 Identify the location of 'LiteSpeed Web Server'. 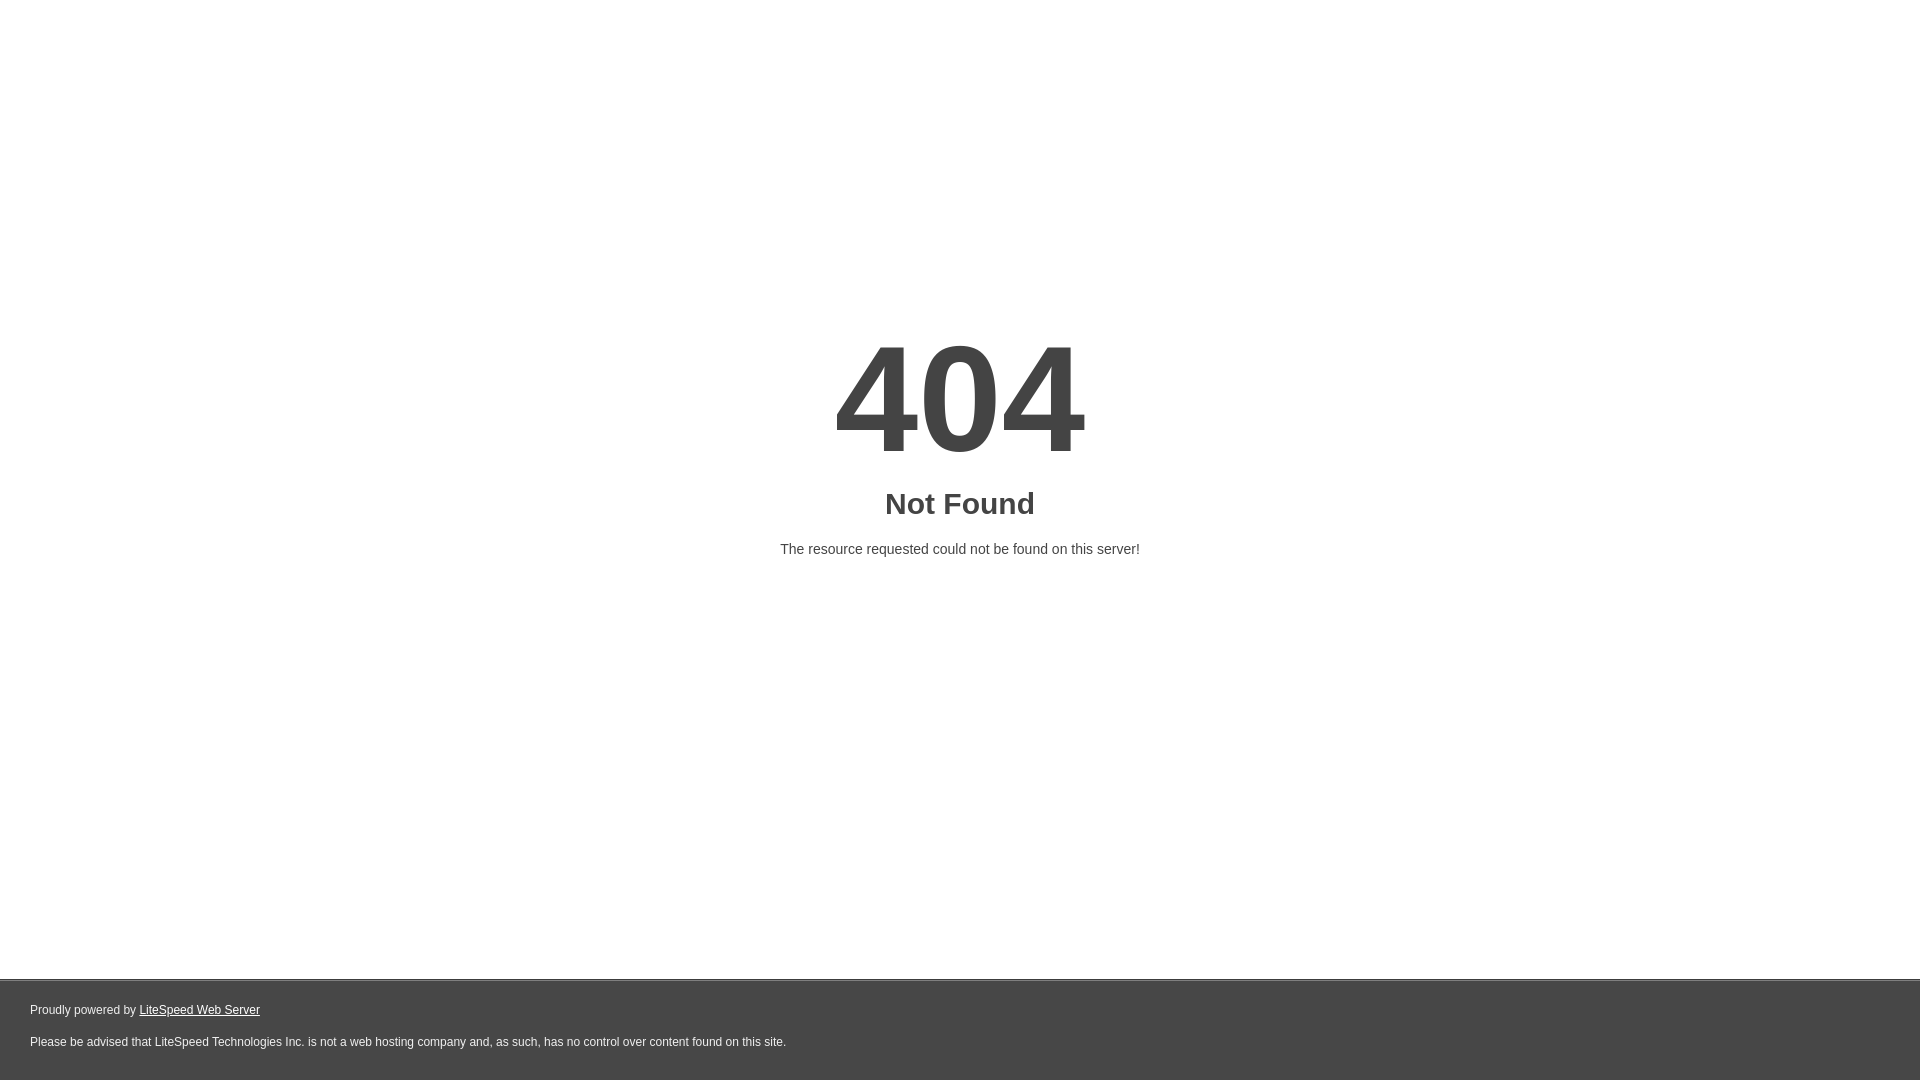
(199, 1010).